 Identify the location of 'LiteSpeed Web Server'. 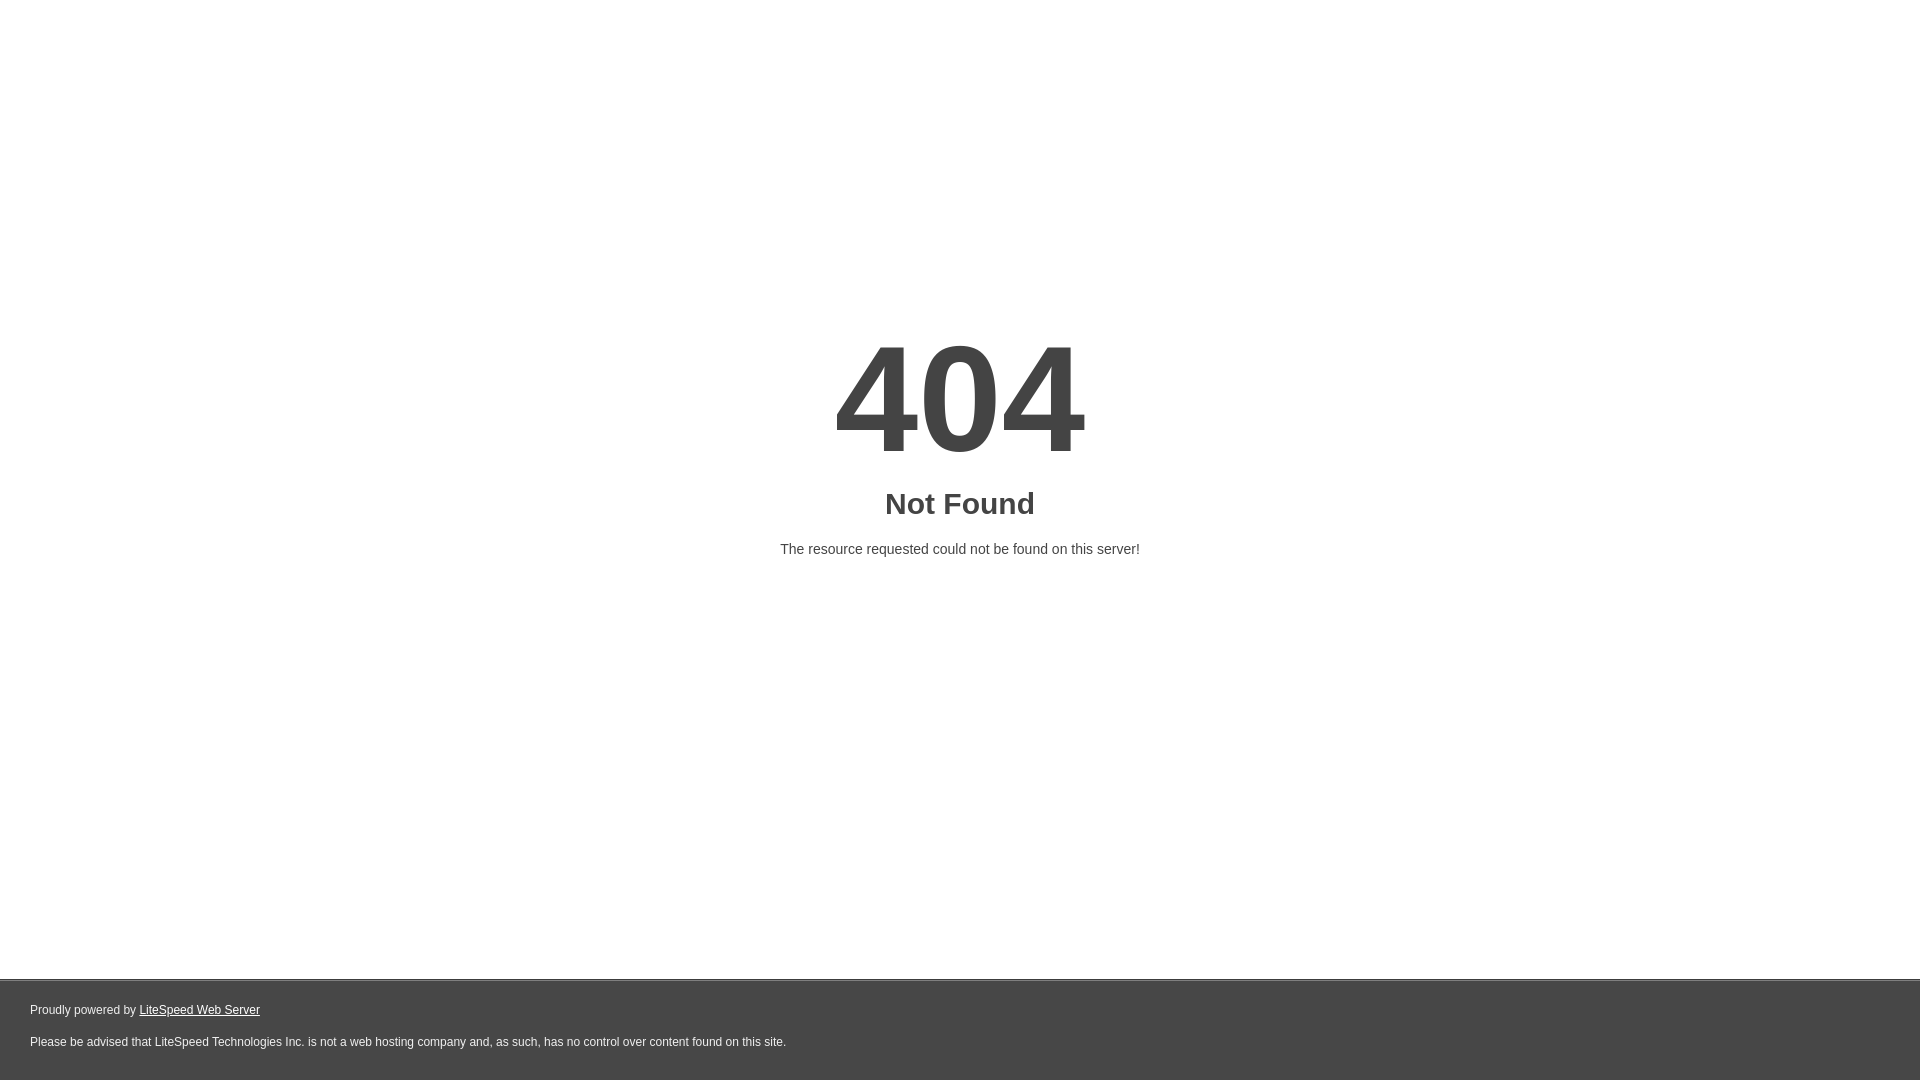
(199, 1010).